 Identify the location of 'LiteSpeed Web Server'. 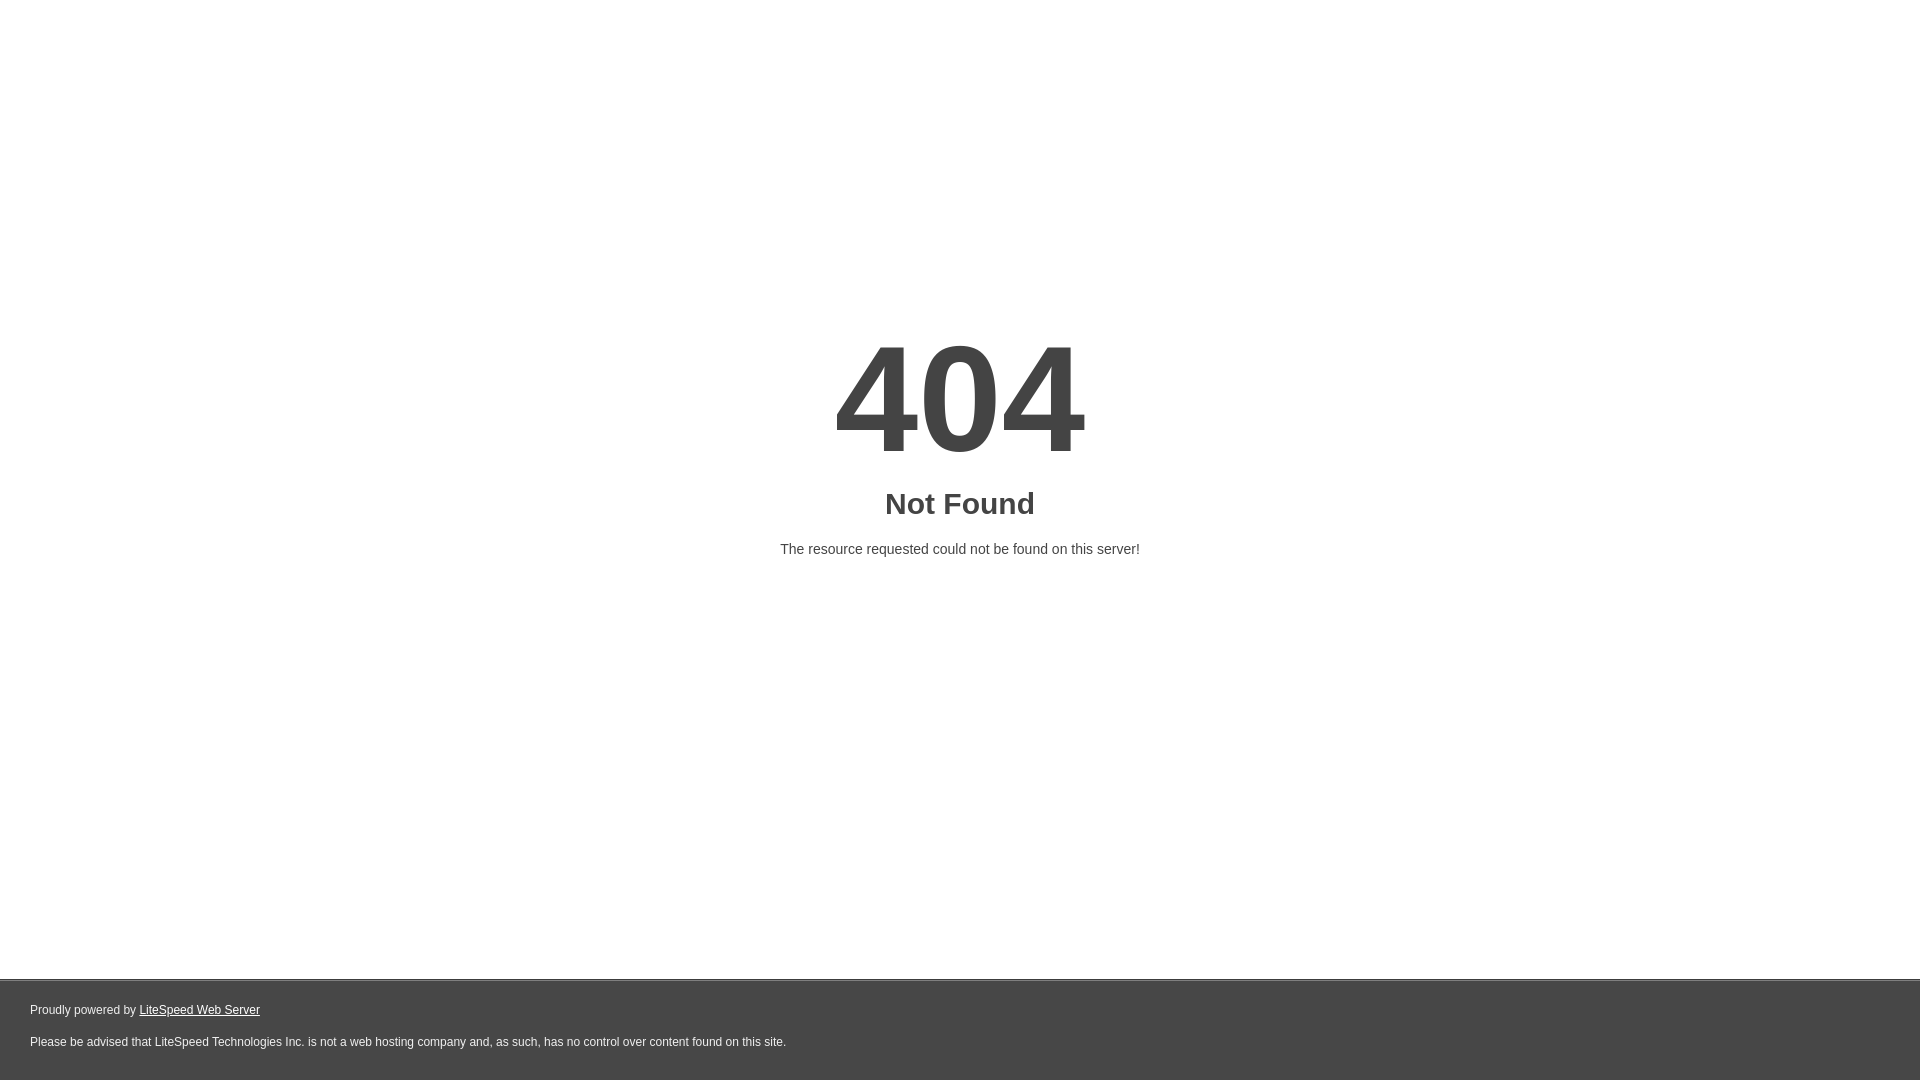
(199, 1010).